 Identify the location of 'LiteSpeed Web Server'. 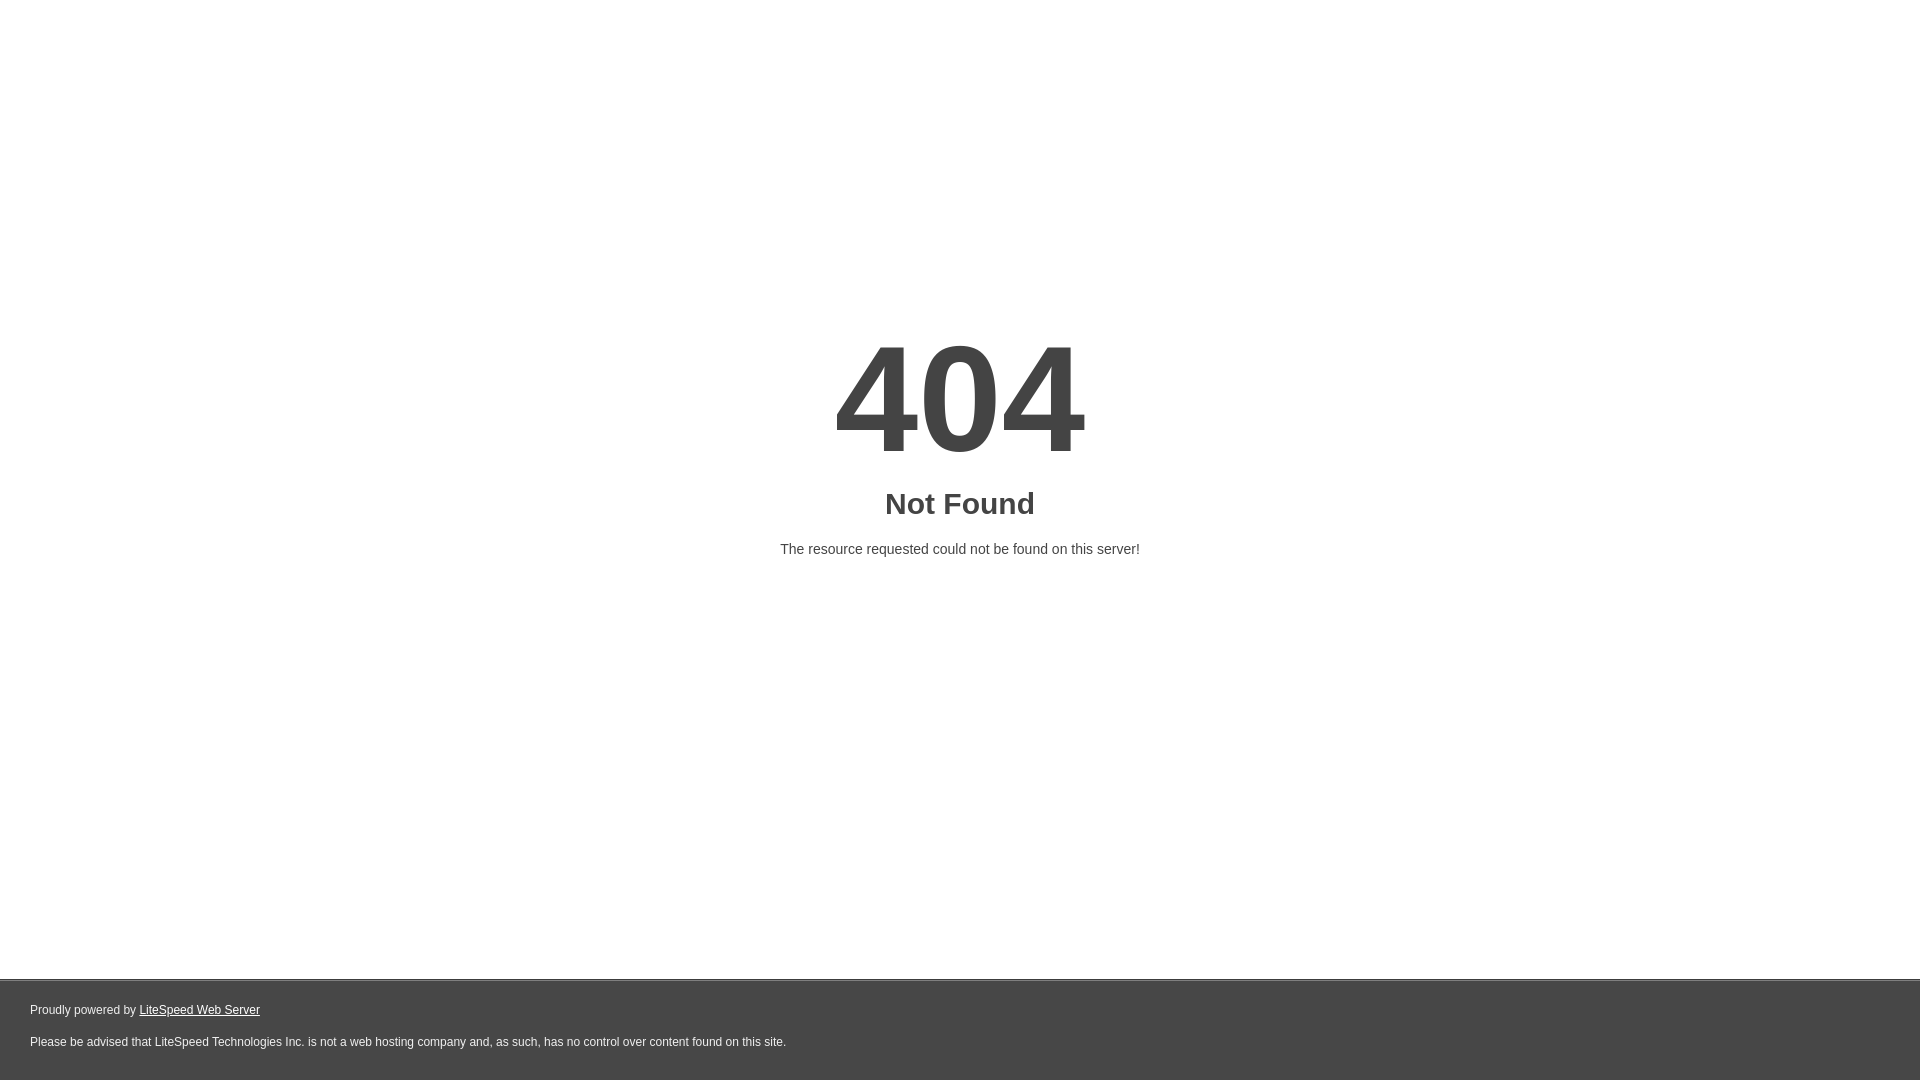
(199, 1010).